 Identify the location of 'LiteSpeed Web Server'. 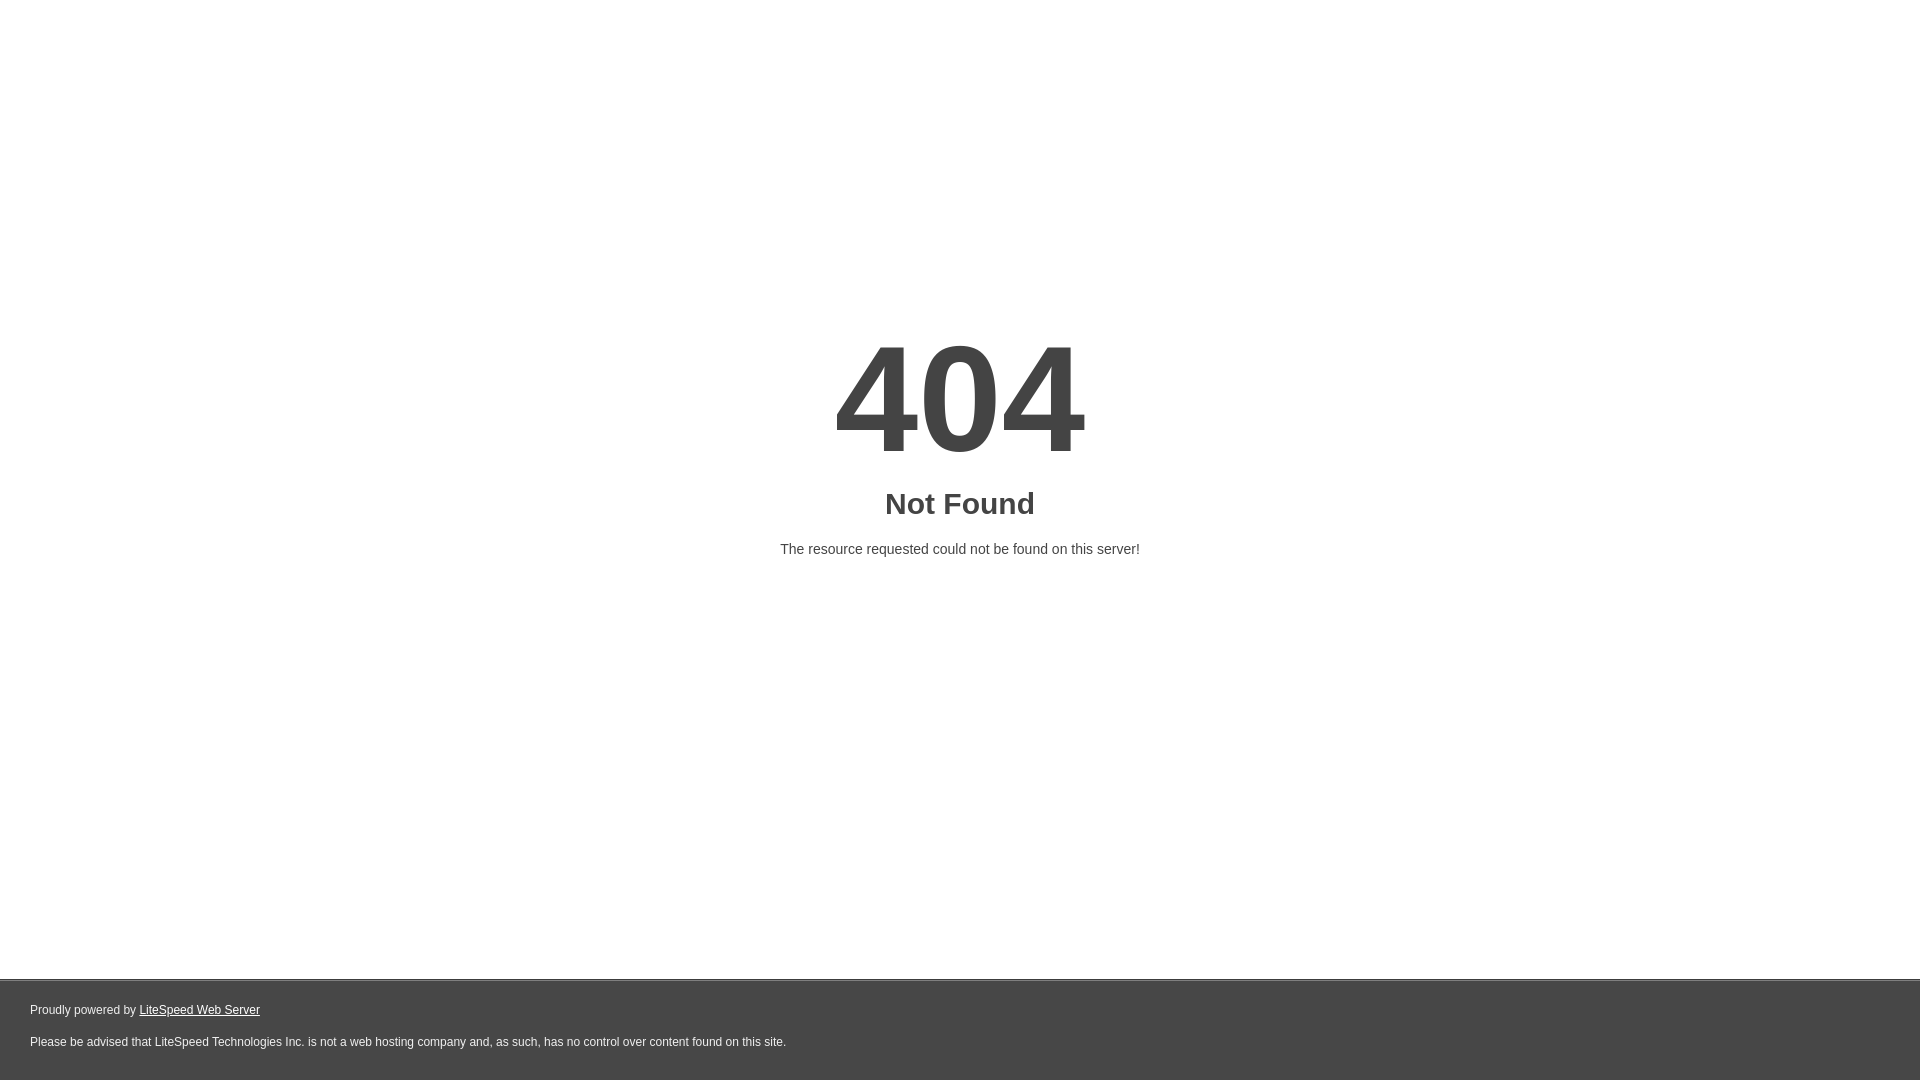
(199, 1010).